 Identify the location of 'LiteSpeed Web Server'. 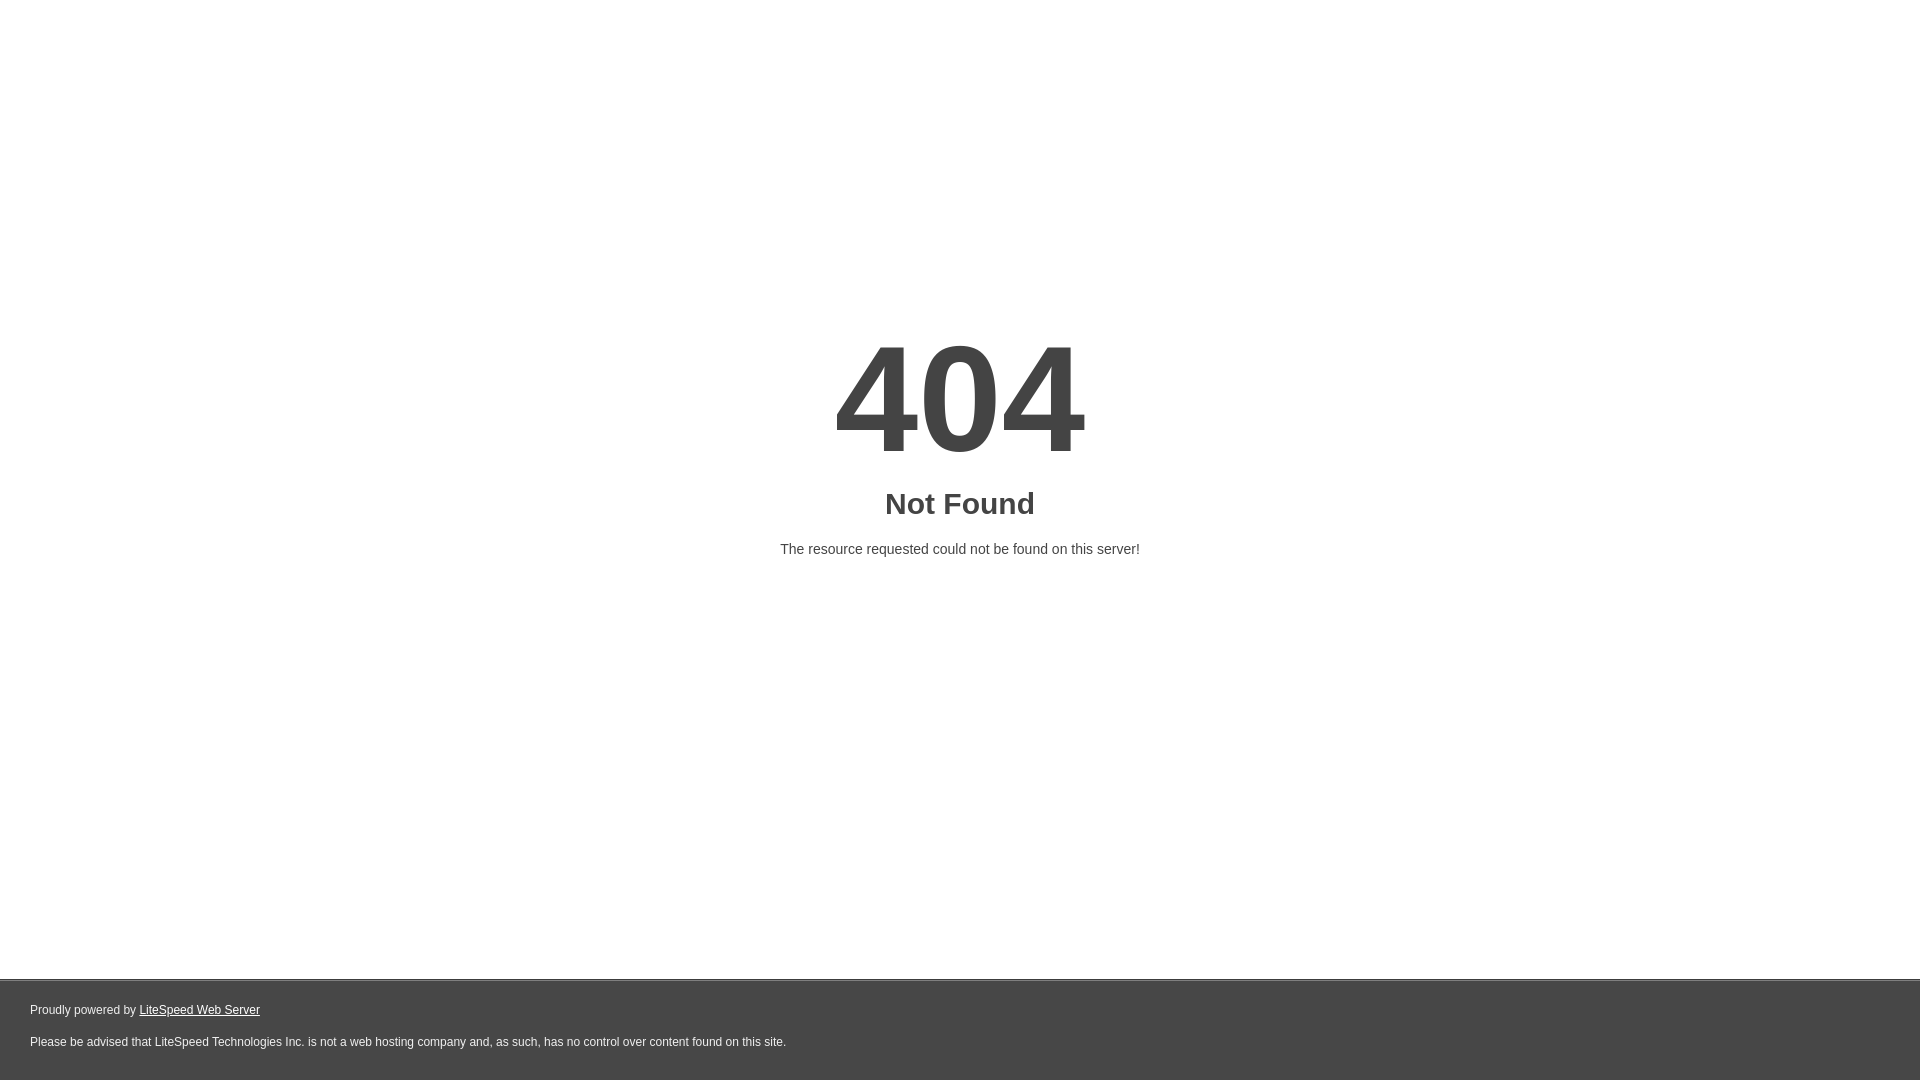
(199, 1010).